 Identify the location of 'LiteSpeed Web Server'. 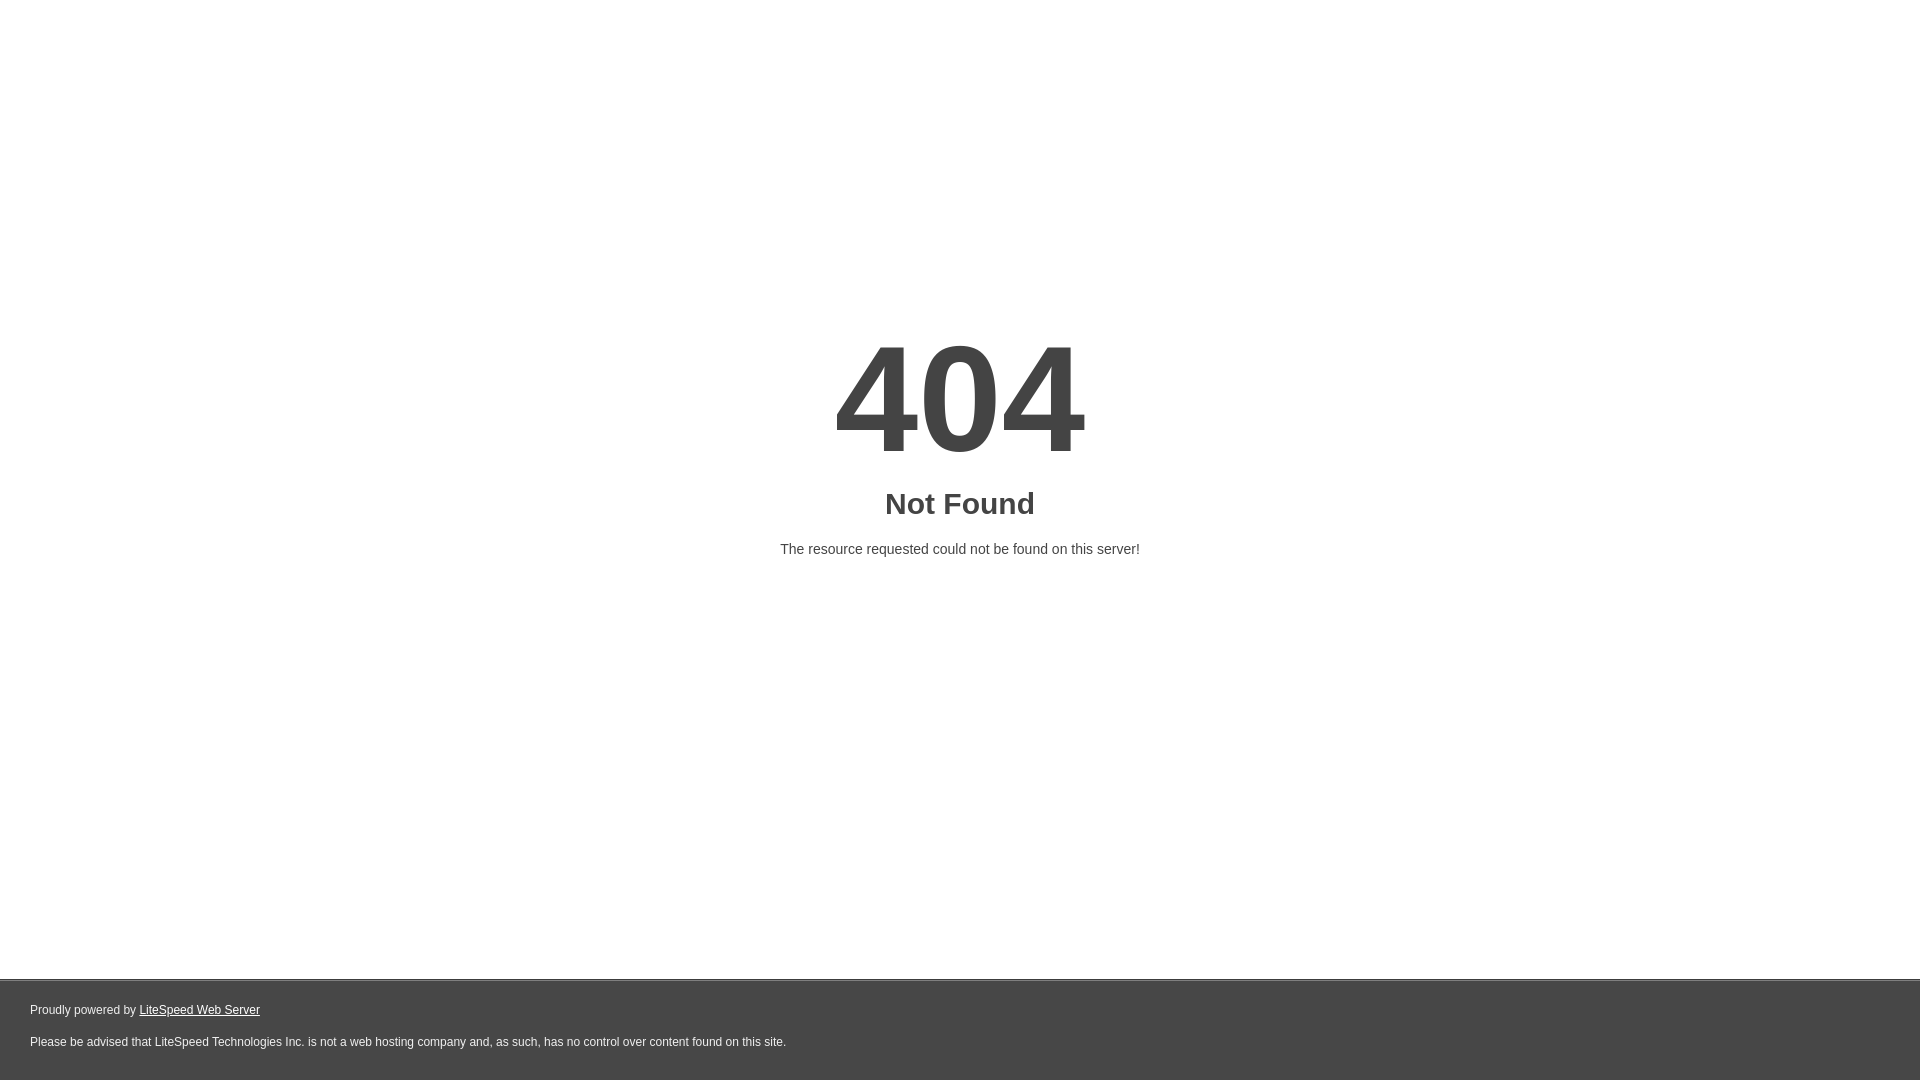
(199, 1010).